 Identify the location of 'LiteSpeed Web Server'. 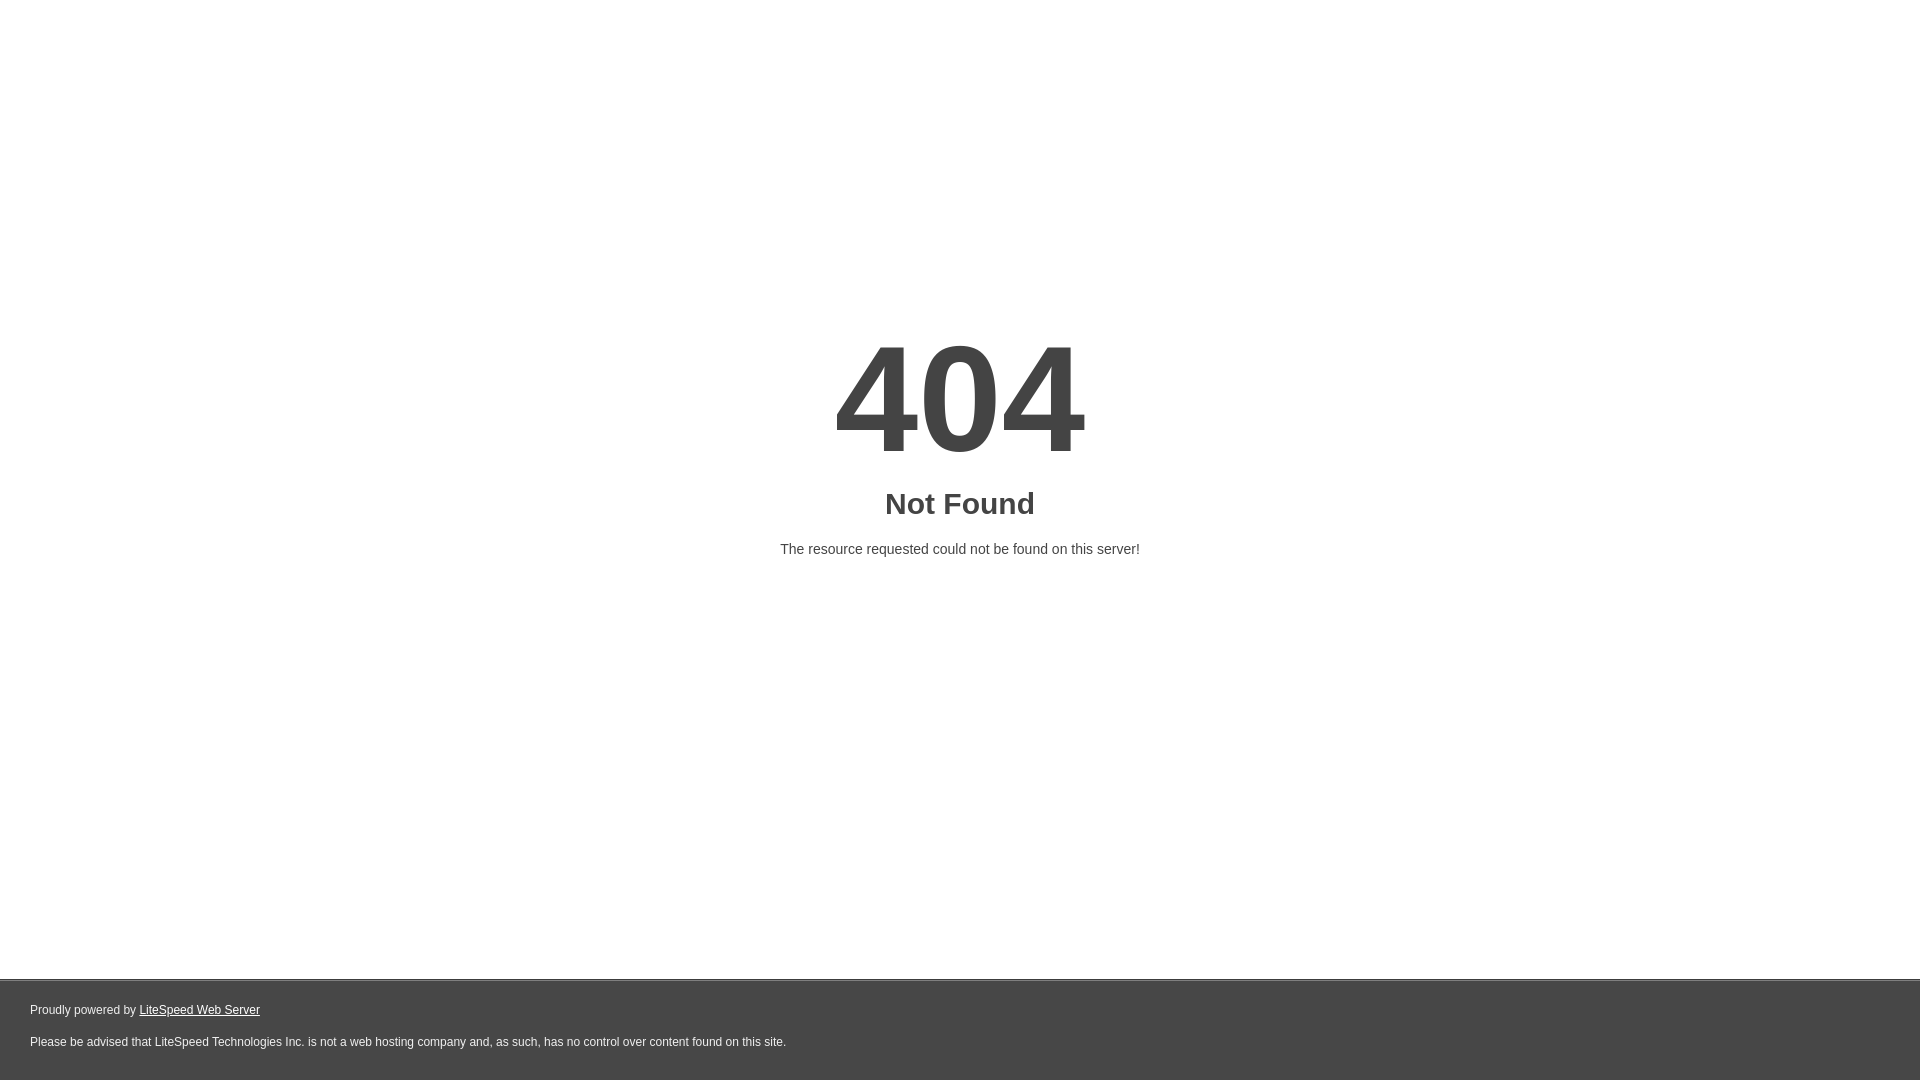
(199, 1010).